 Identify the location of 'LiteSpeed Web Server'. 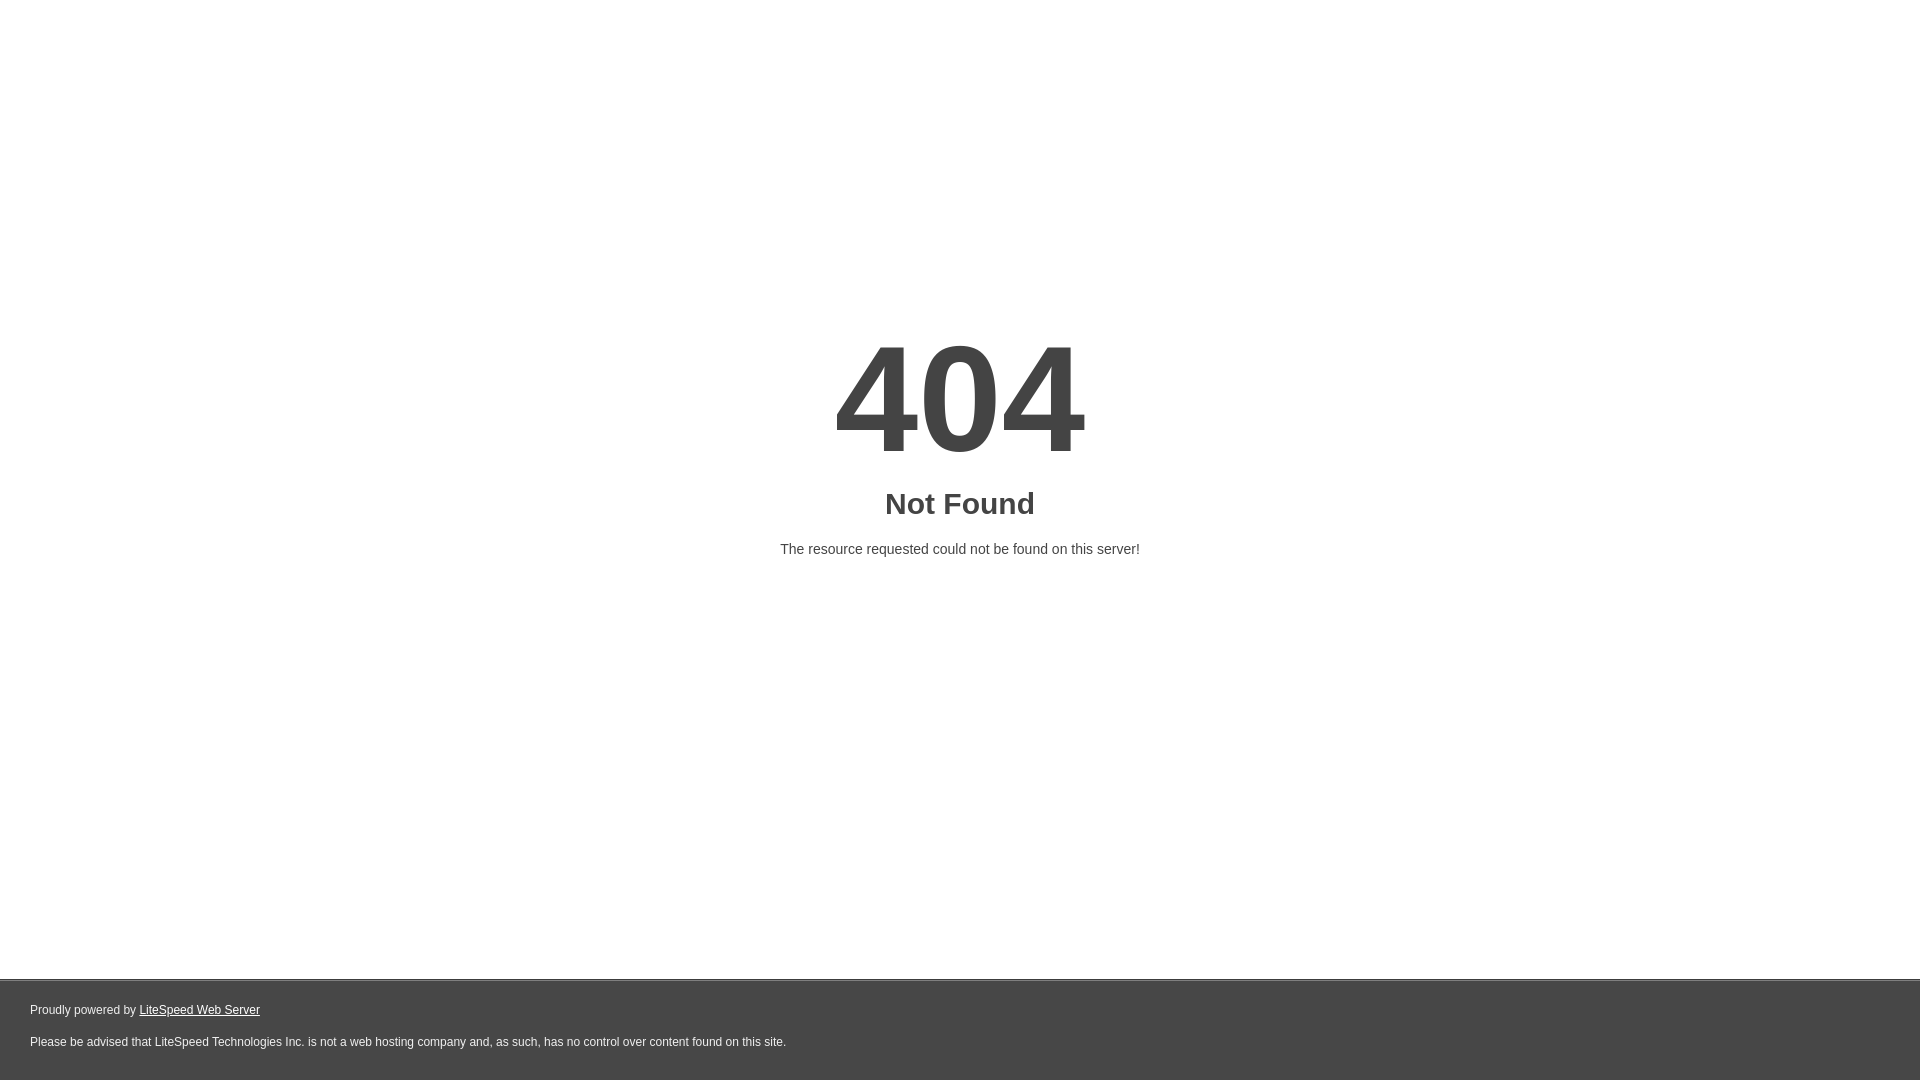
(199, 1010).